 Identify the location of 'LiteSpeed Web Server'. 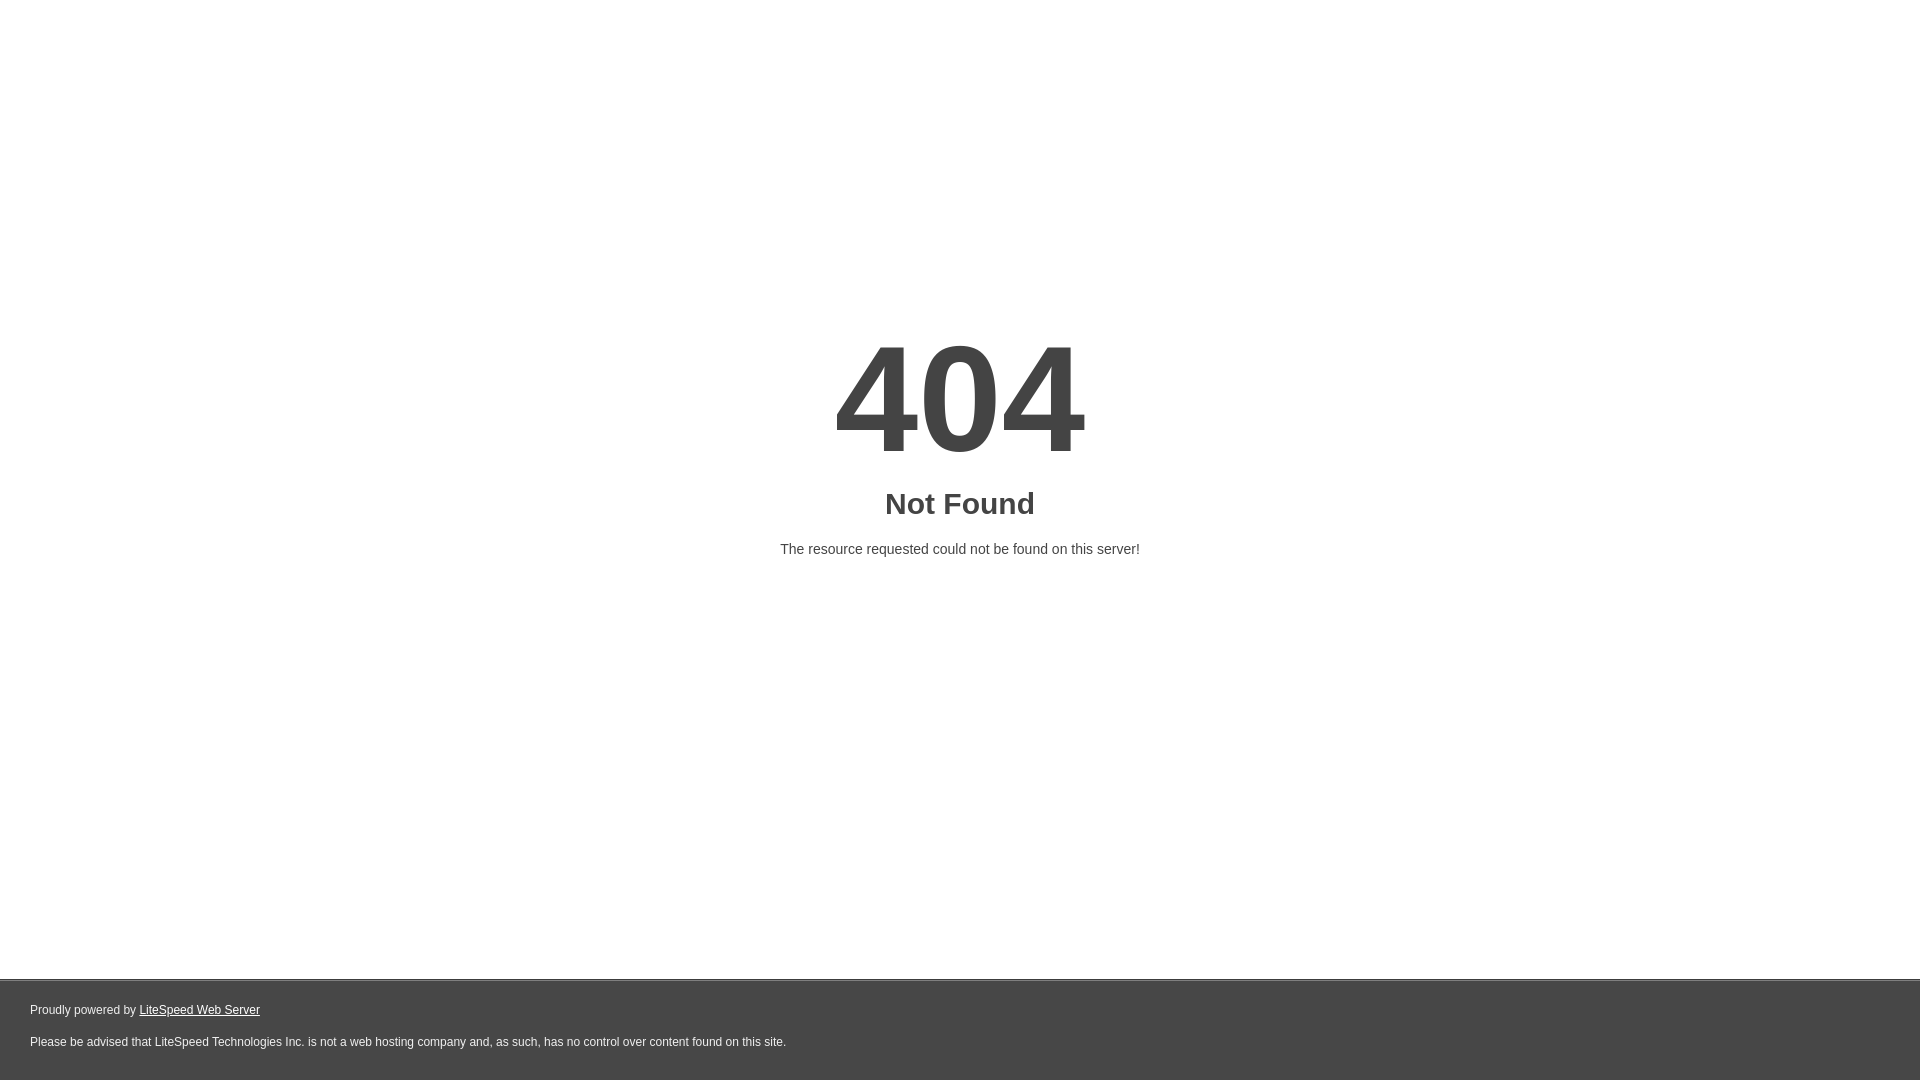
(199, 1010).